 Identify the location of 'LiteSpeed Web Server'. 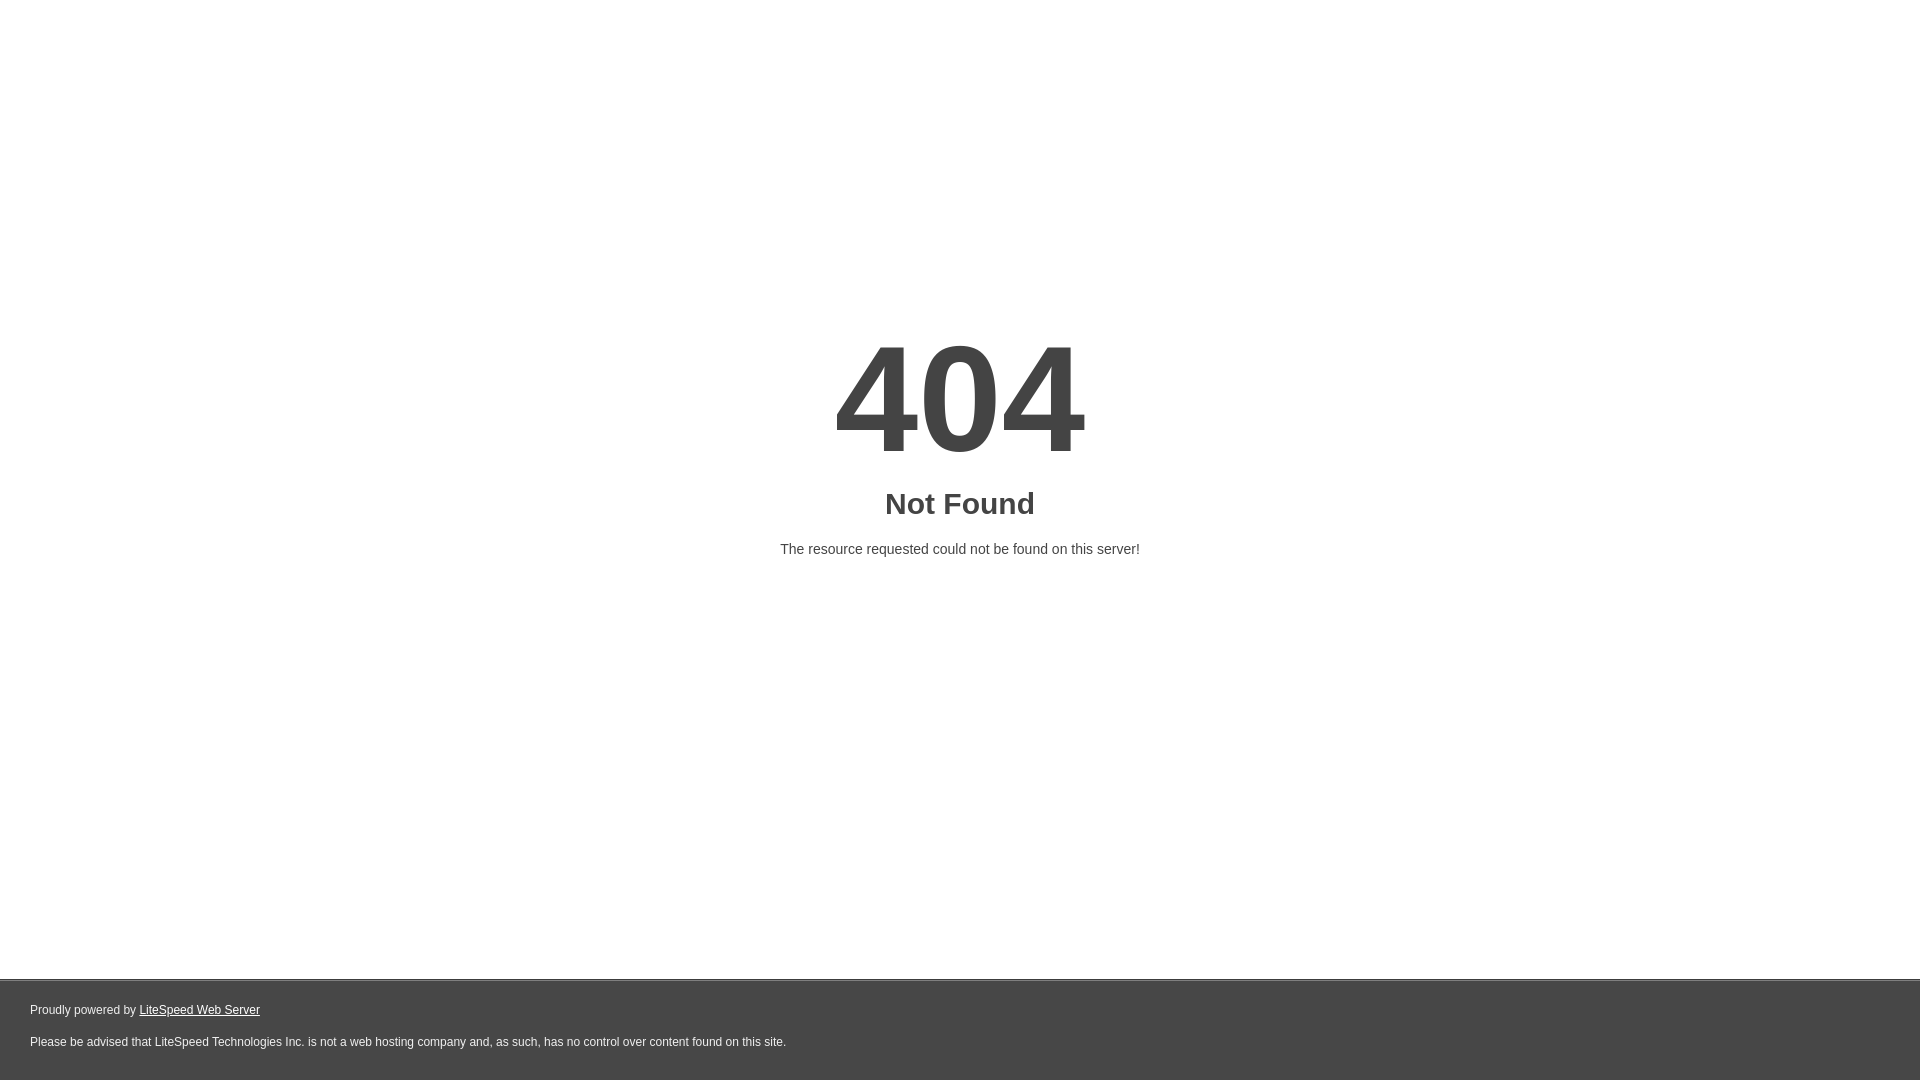
(199, 1010).